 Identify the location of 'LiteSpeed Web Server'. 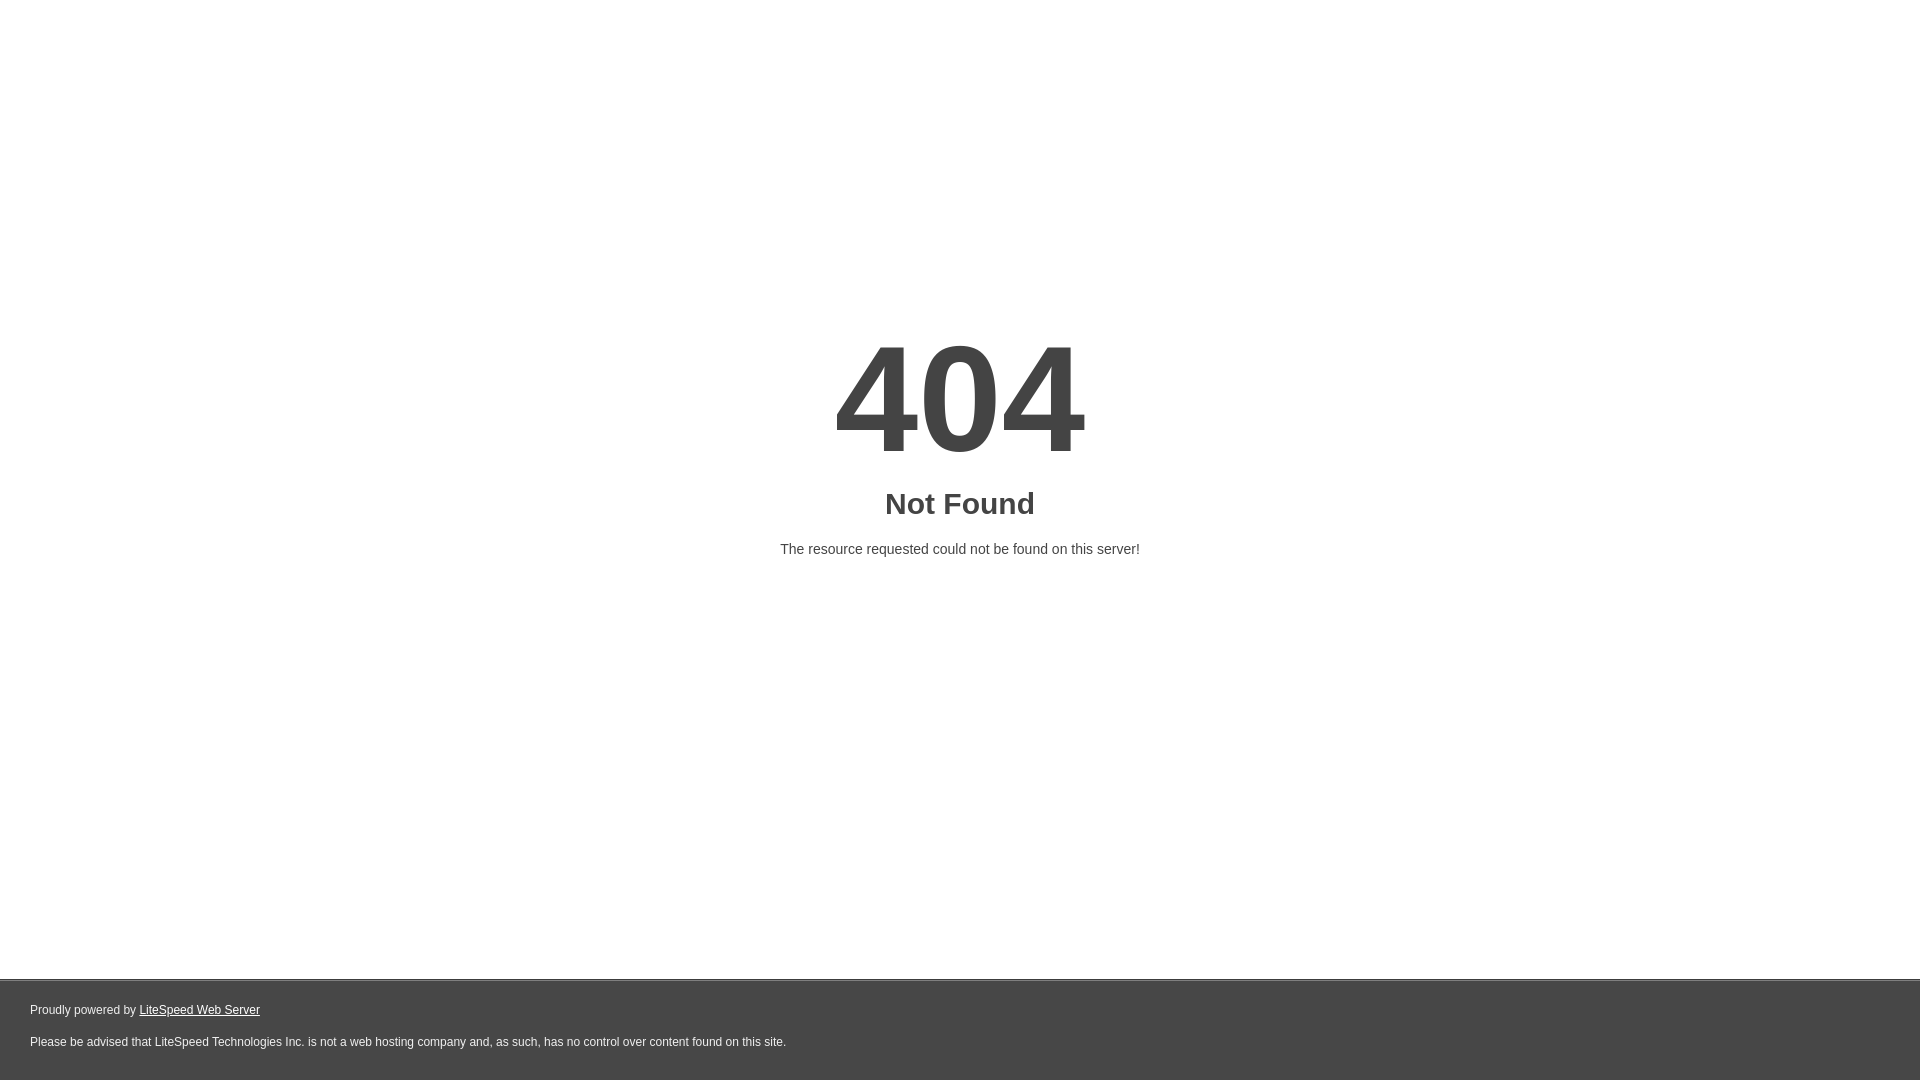
(199, 1010).